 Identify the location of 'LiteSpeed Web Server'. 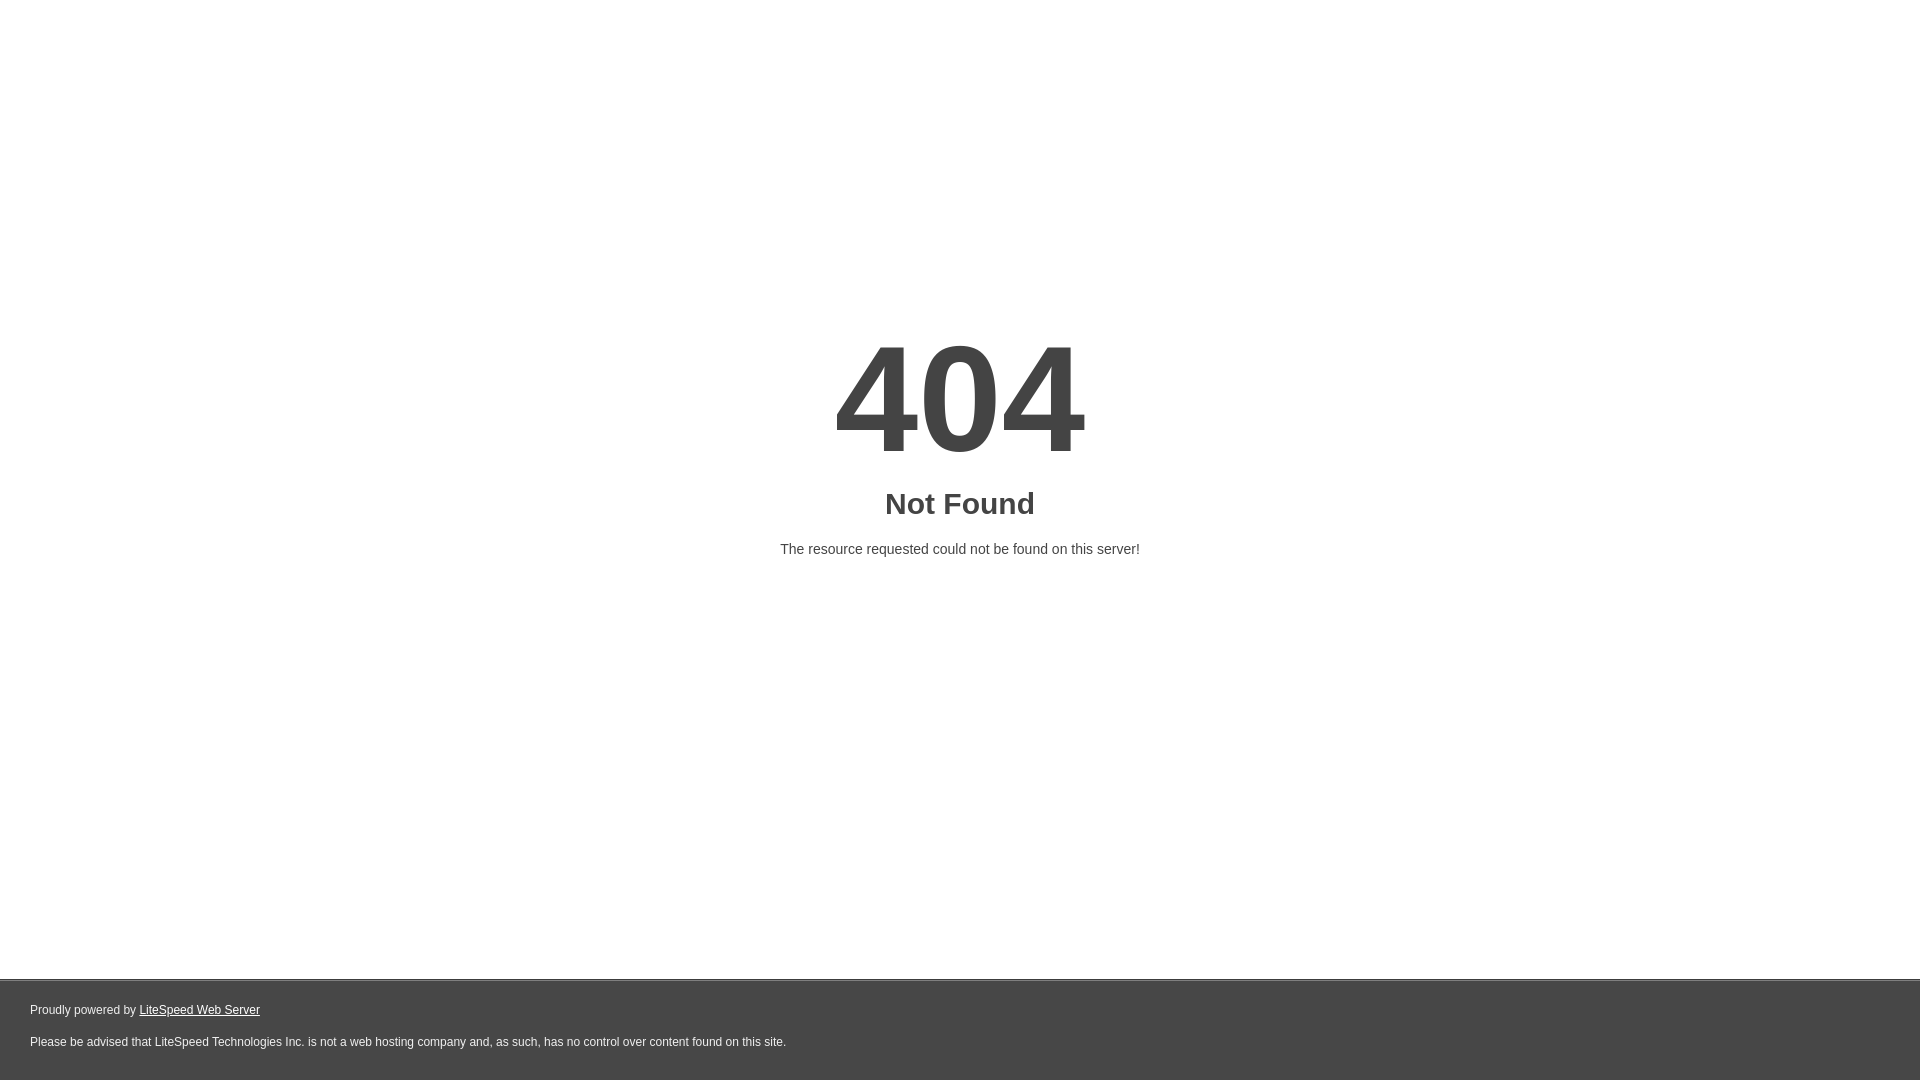
(199, 1010).